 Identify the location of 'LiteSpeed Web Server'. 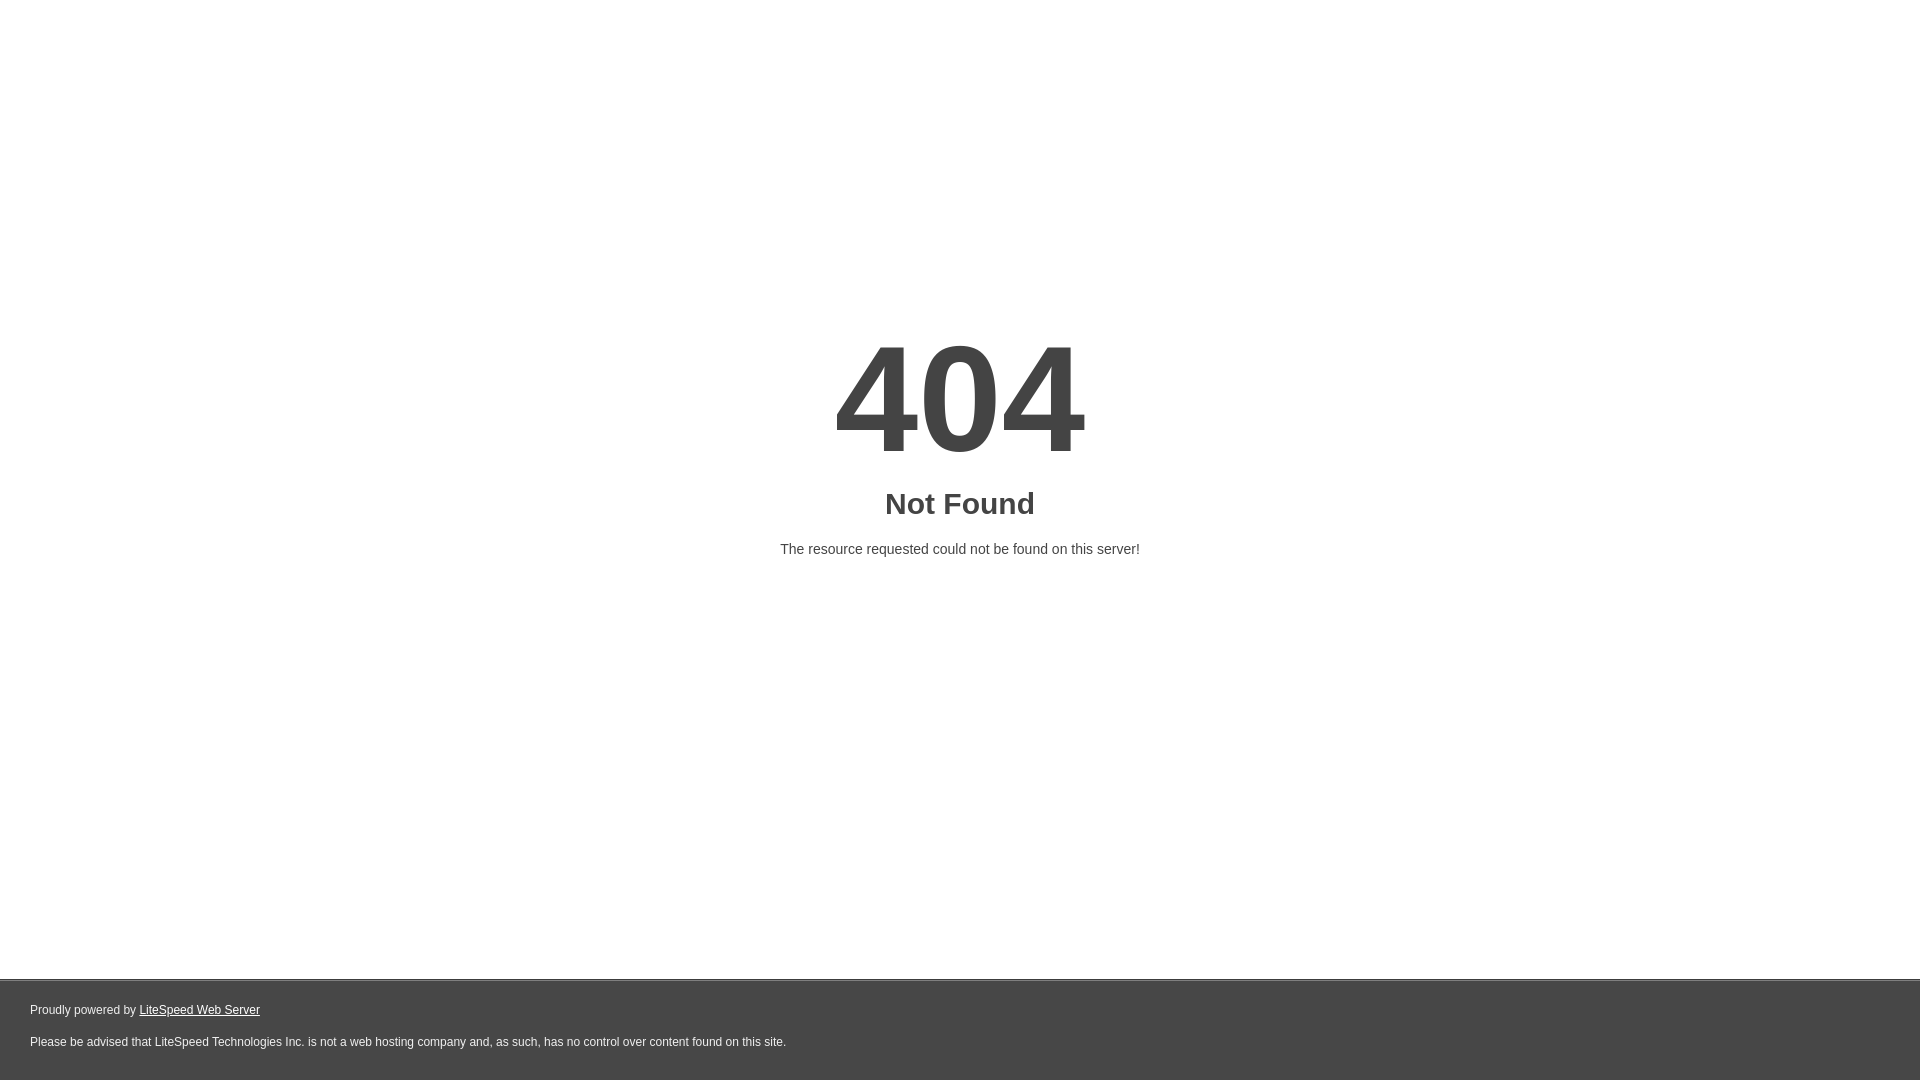
(199, 1010).